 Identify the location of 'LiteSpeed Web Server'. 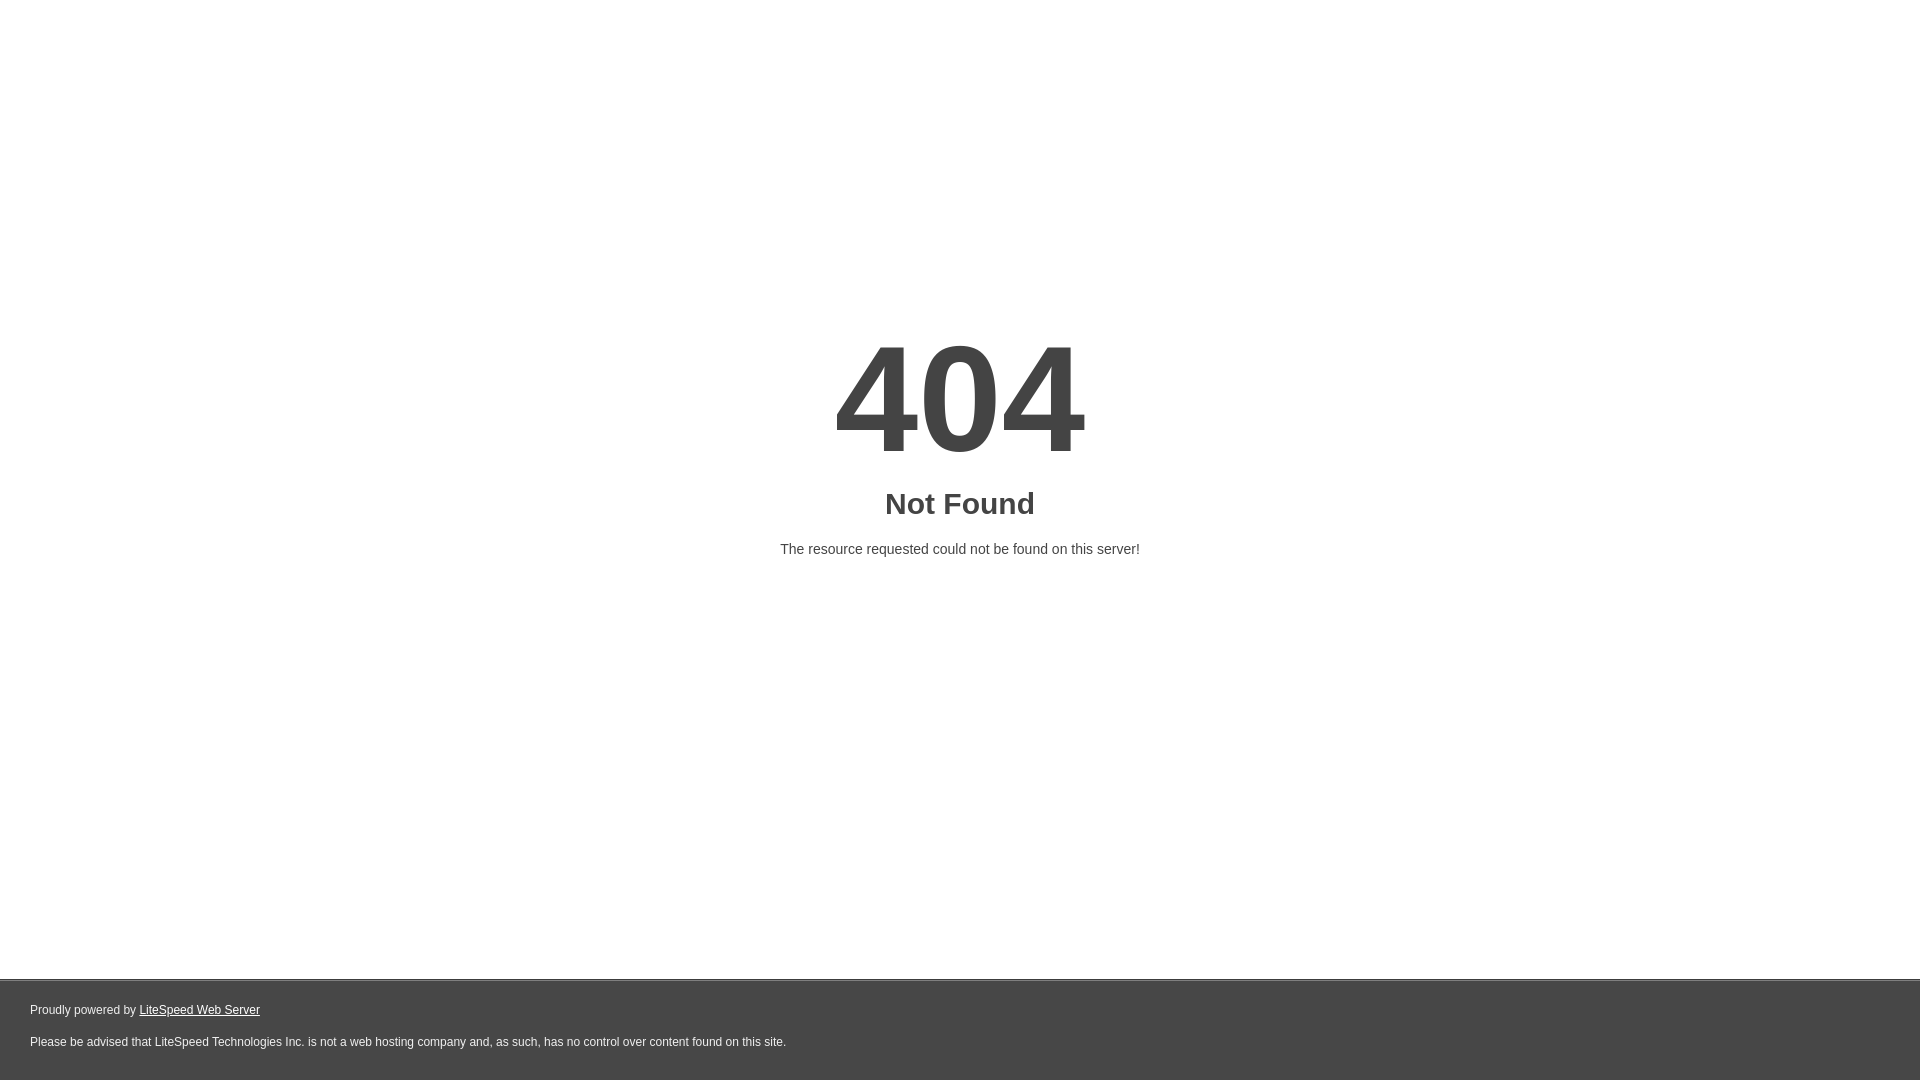
(199, 1010).